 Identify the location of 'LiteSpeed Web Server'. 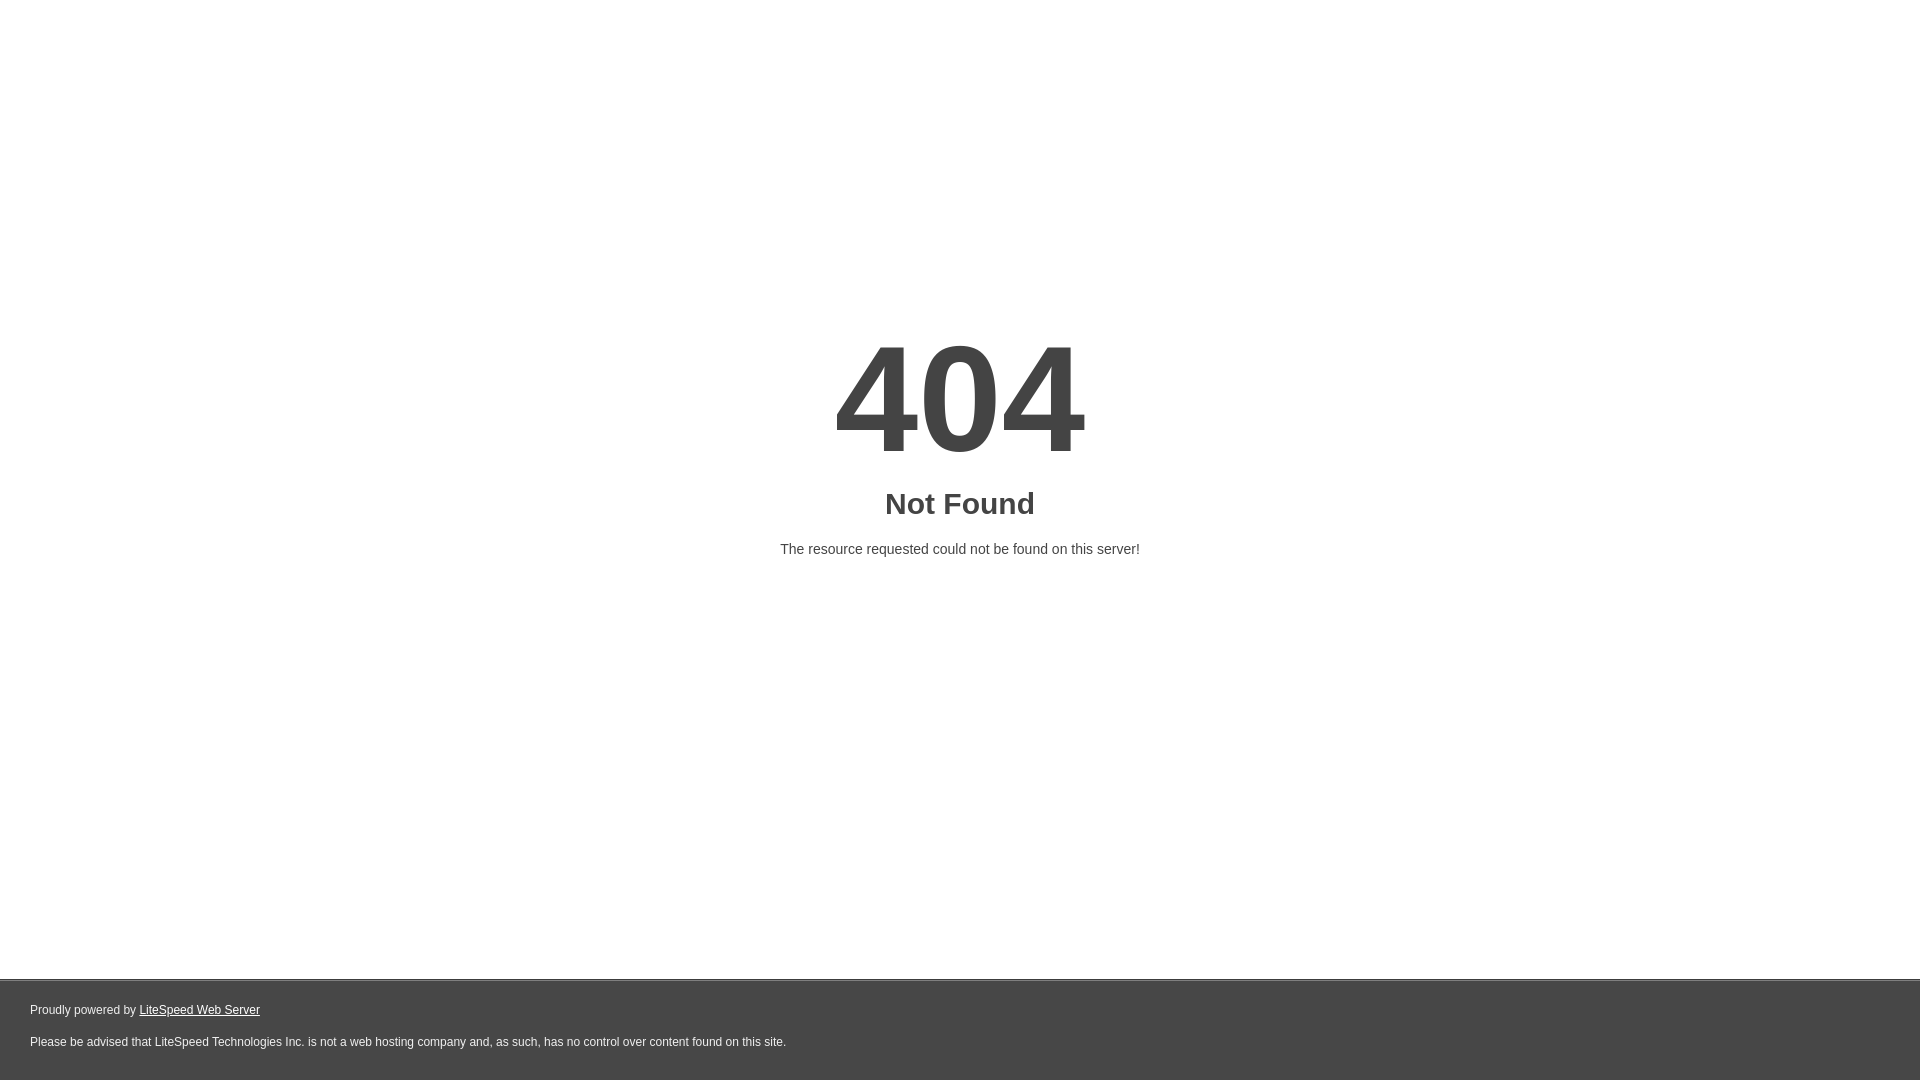
(199, 1010).